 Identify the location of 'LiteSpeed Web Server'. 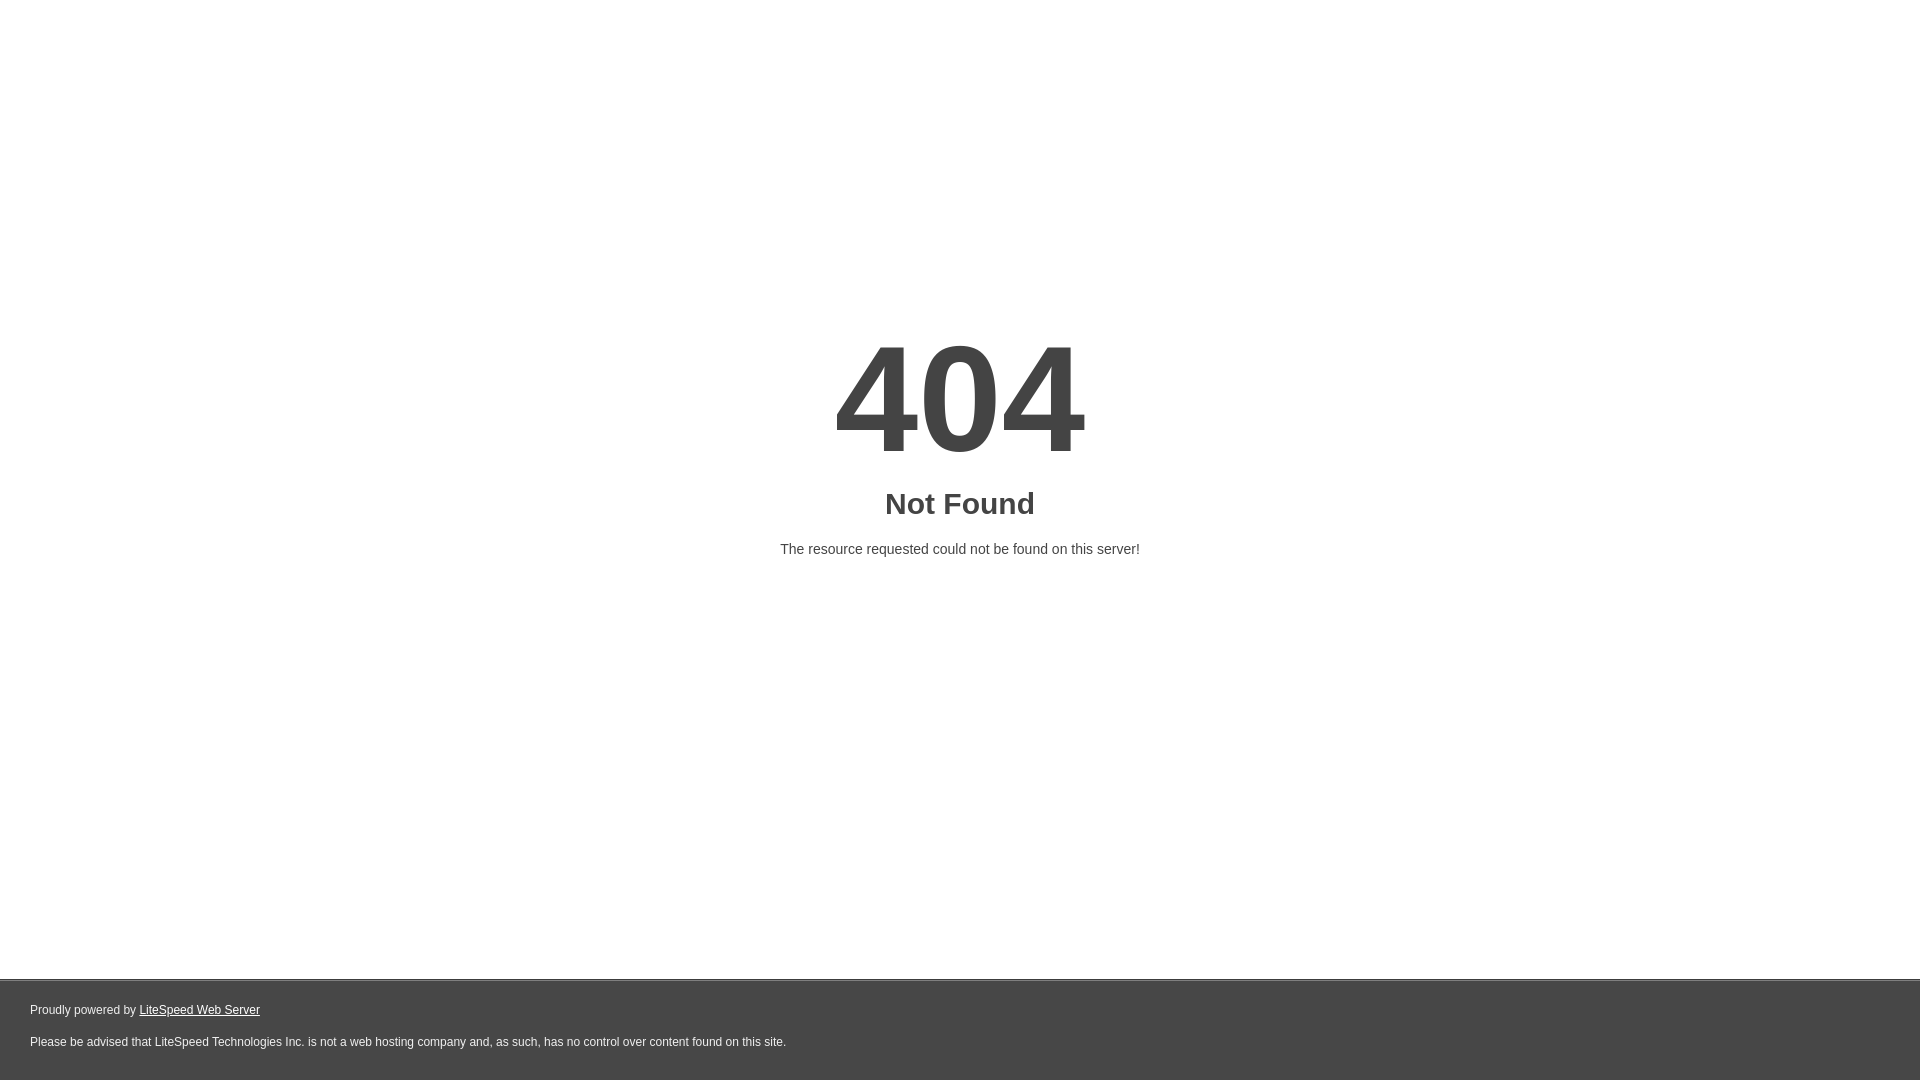
(199, 1010).